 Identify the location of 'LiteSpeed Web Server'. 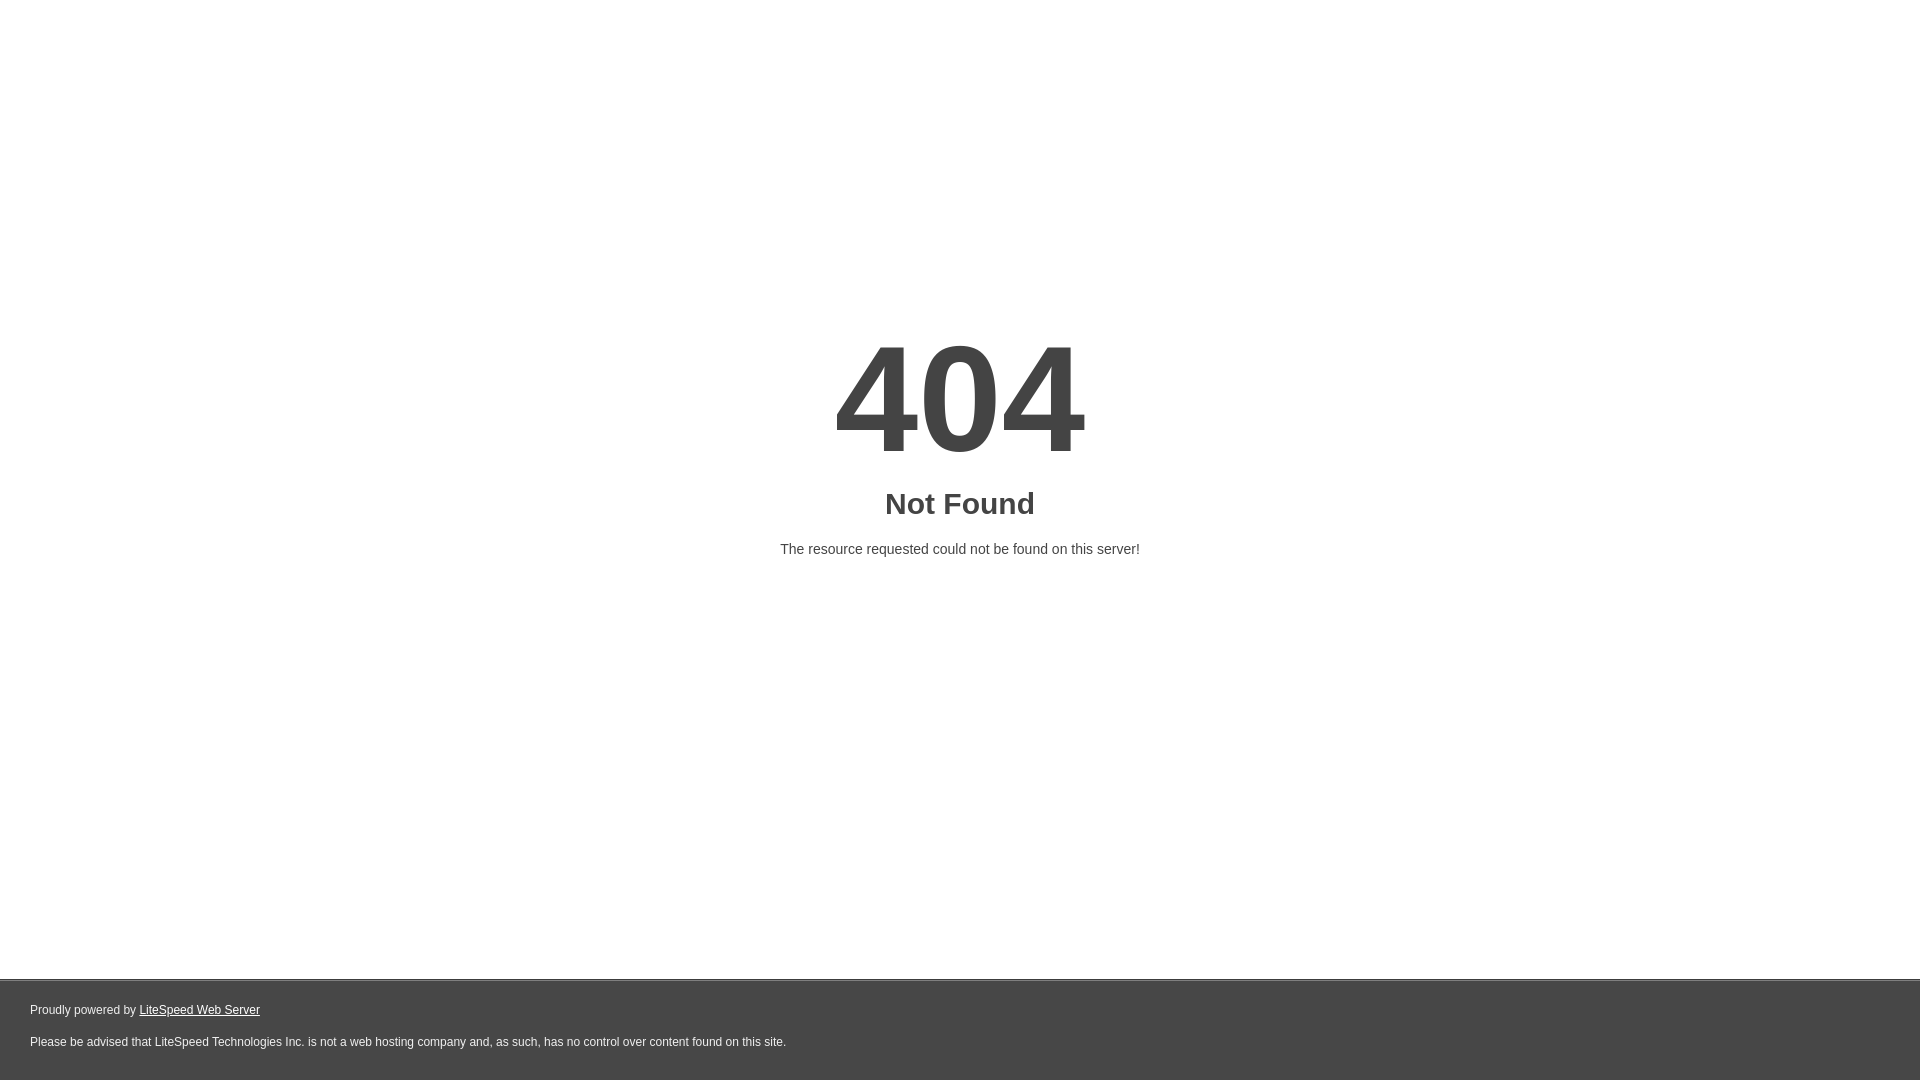
(199, 1010).